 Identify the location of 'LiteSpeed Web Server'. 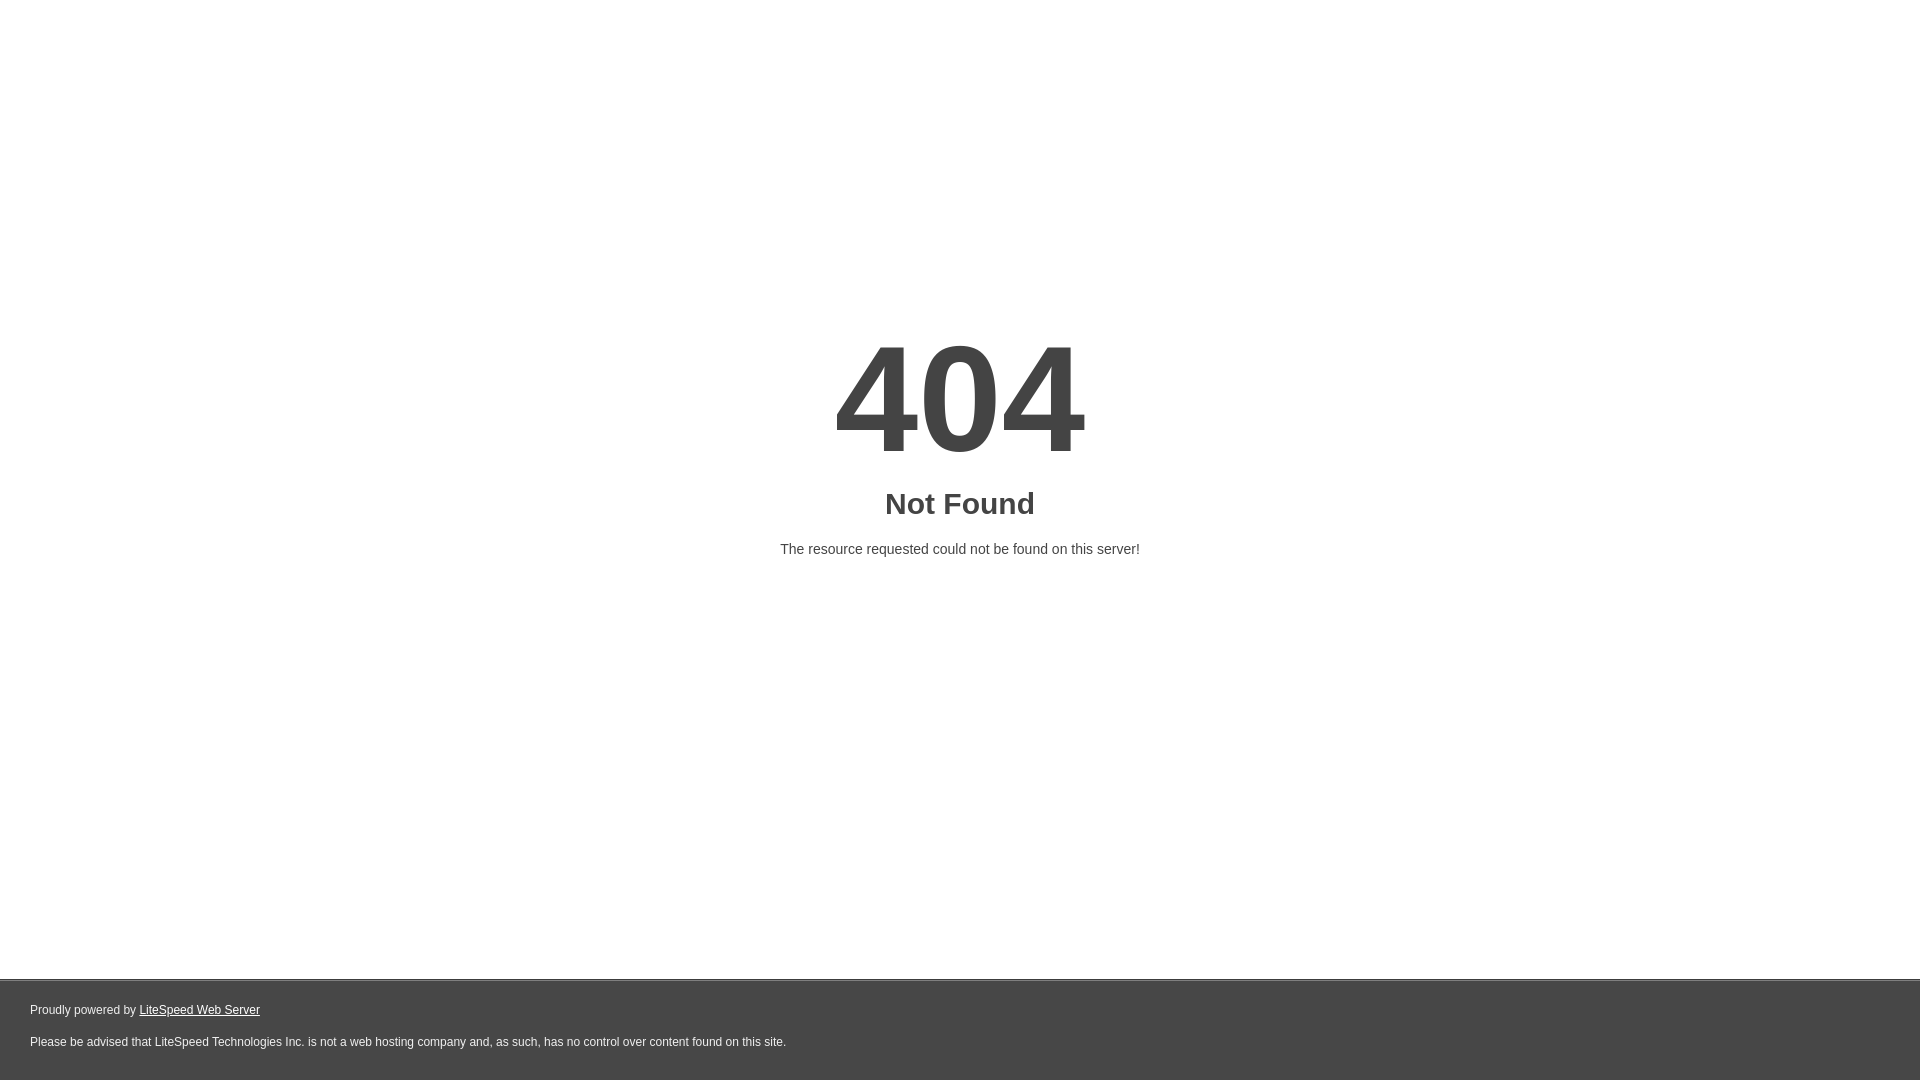
(199, 1010).